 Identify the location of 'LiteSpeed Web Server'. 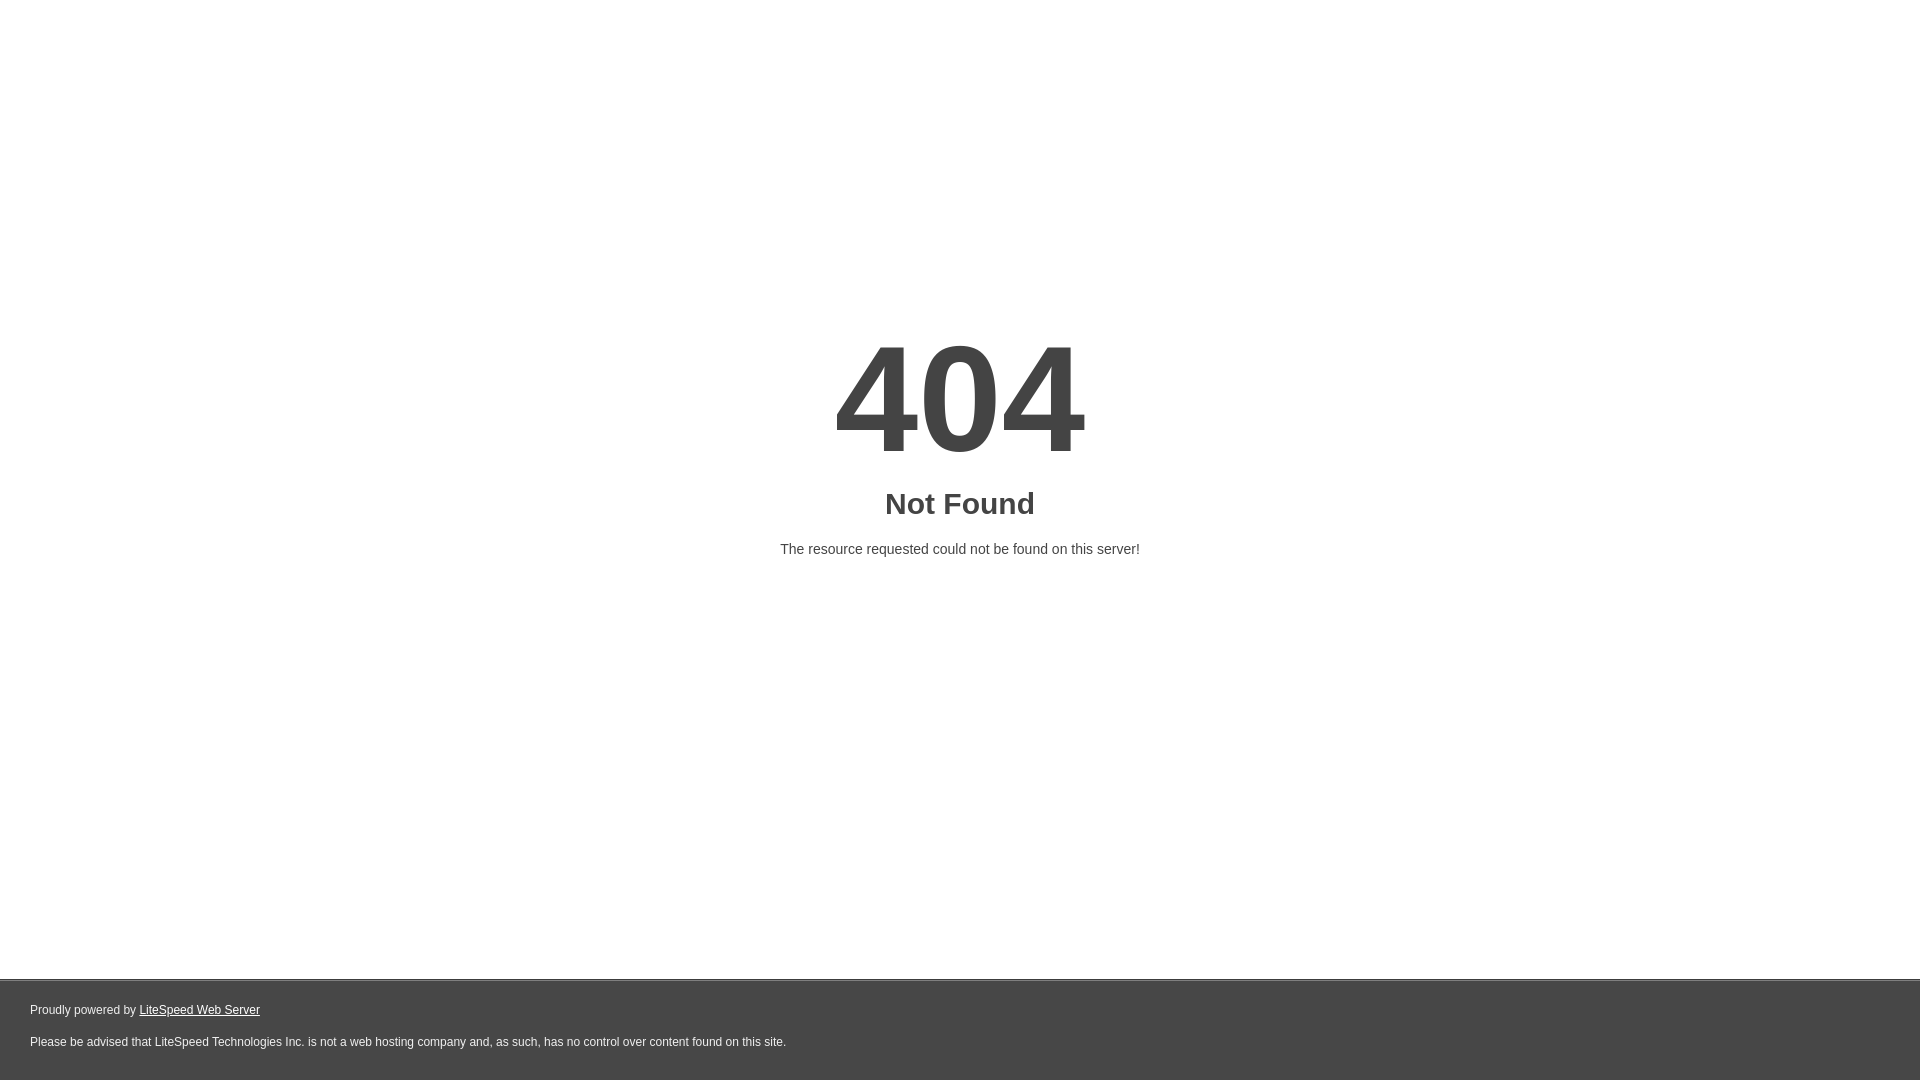
(199, 1010).